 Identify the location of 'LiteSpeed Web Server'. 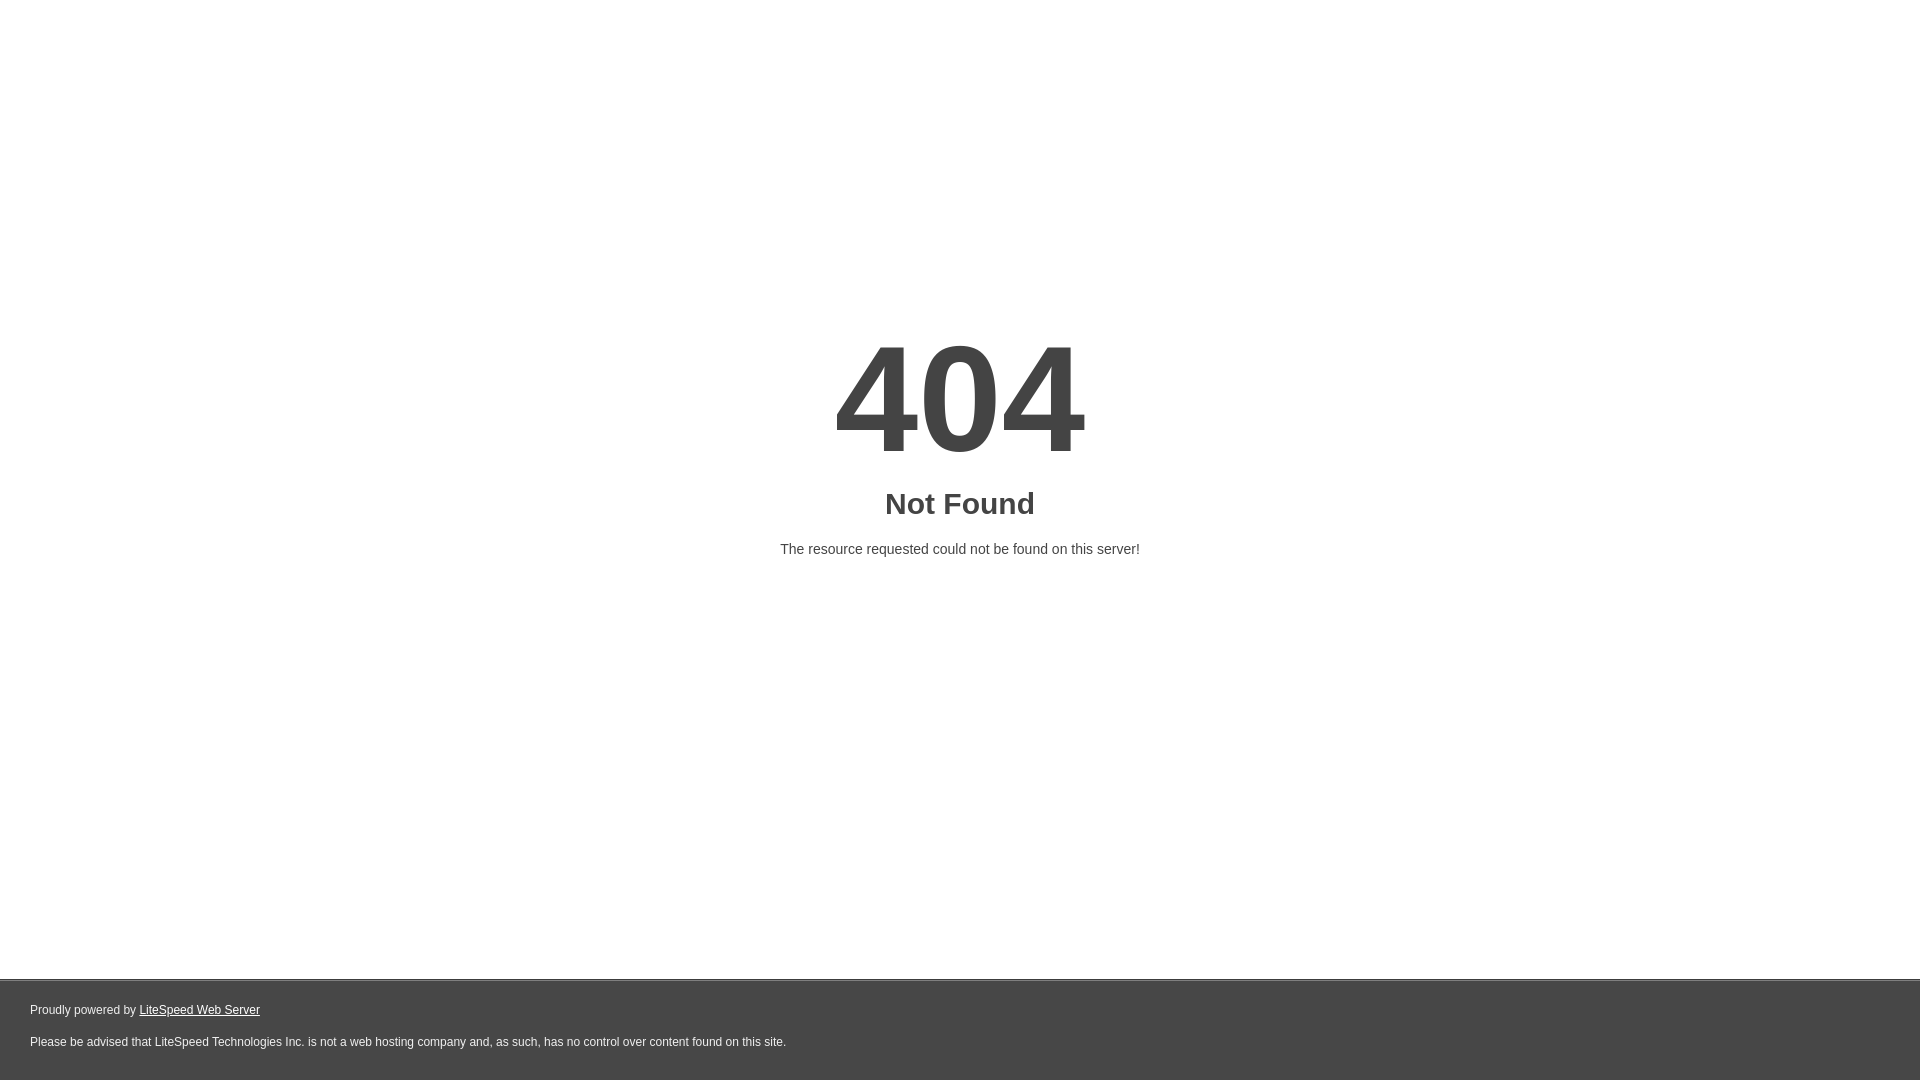
(199, 1010).